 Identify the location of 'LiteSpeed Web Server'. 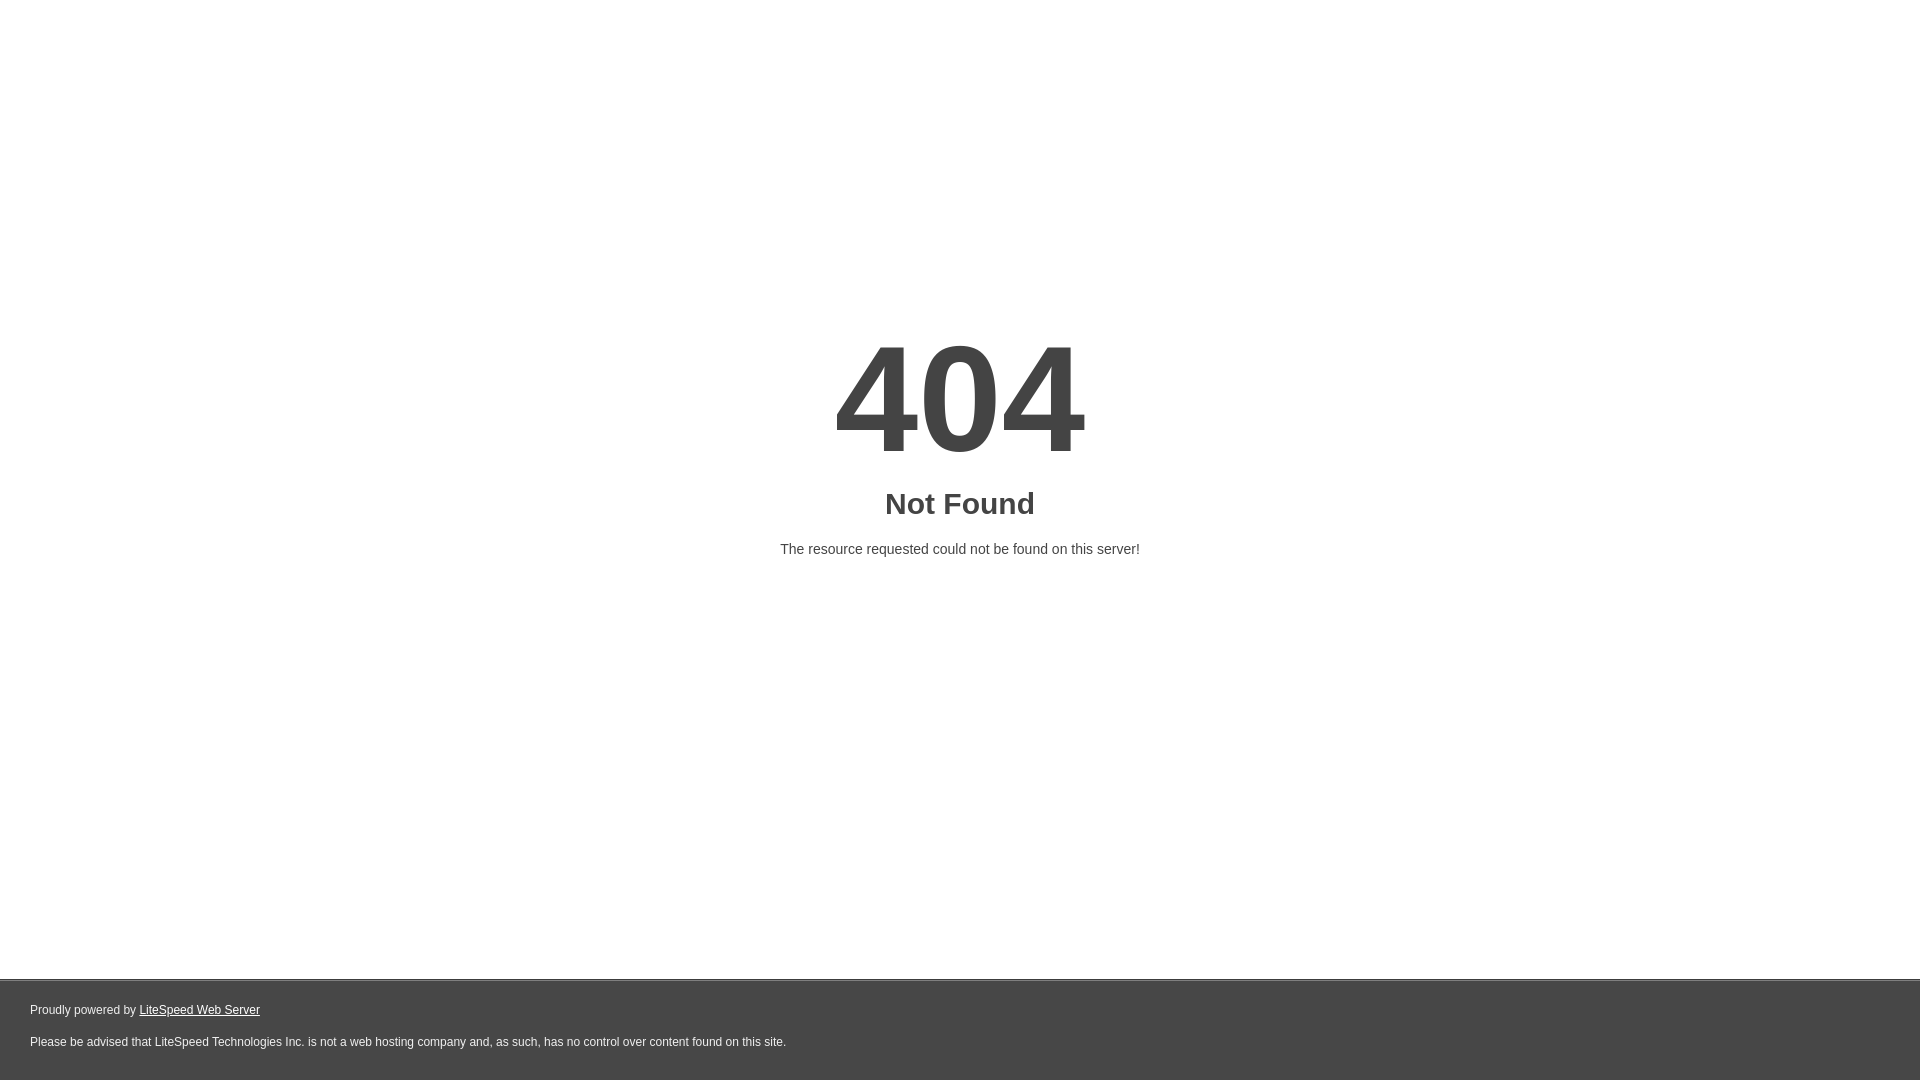
(199, 1010).